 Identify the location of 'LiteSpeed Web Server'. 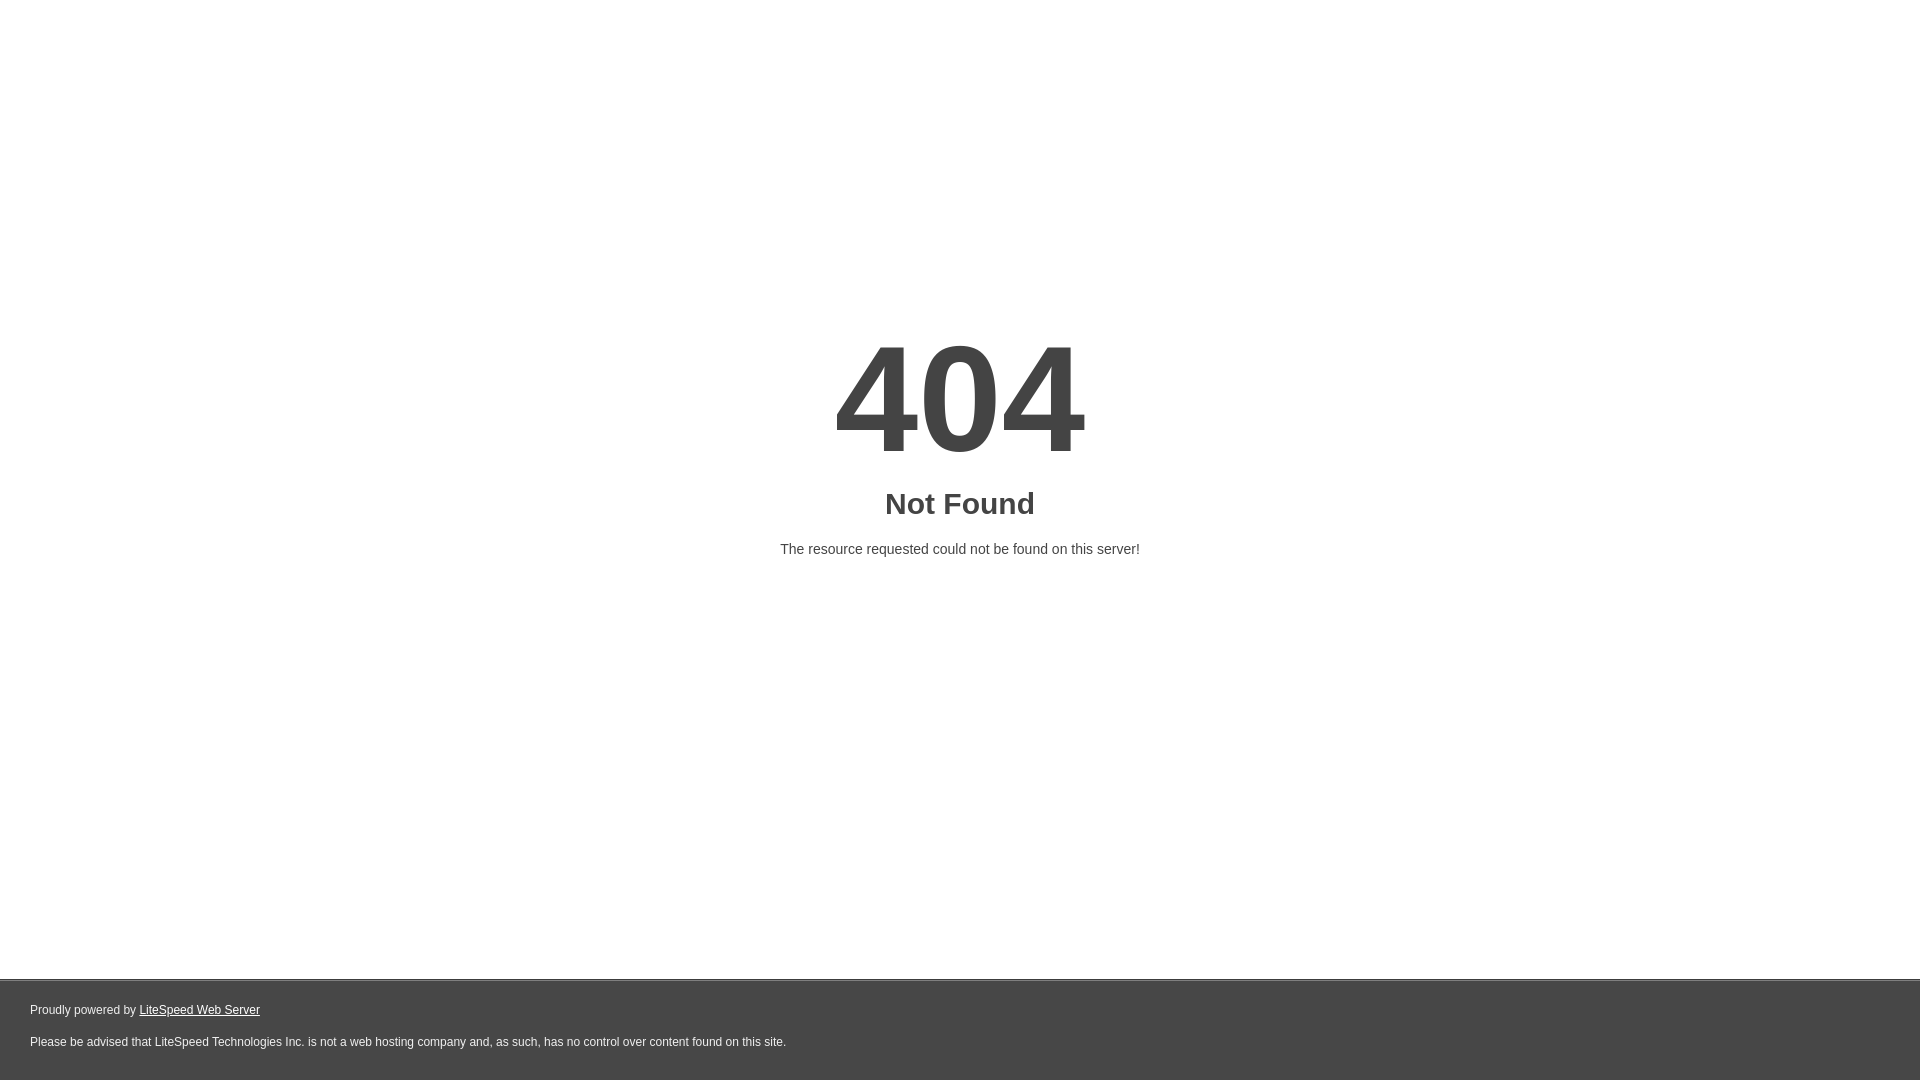
(199, 1010).